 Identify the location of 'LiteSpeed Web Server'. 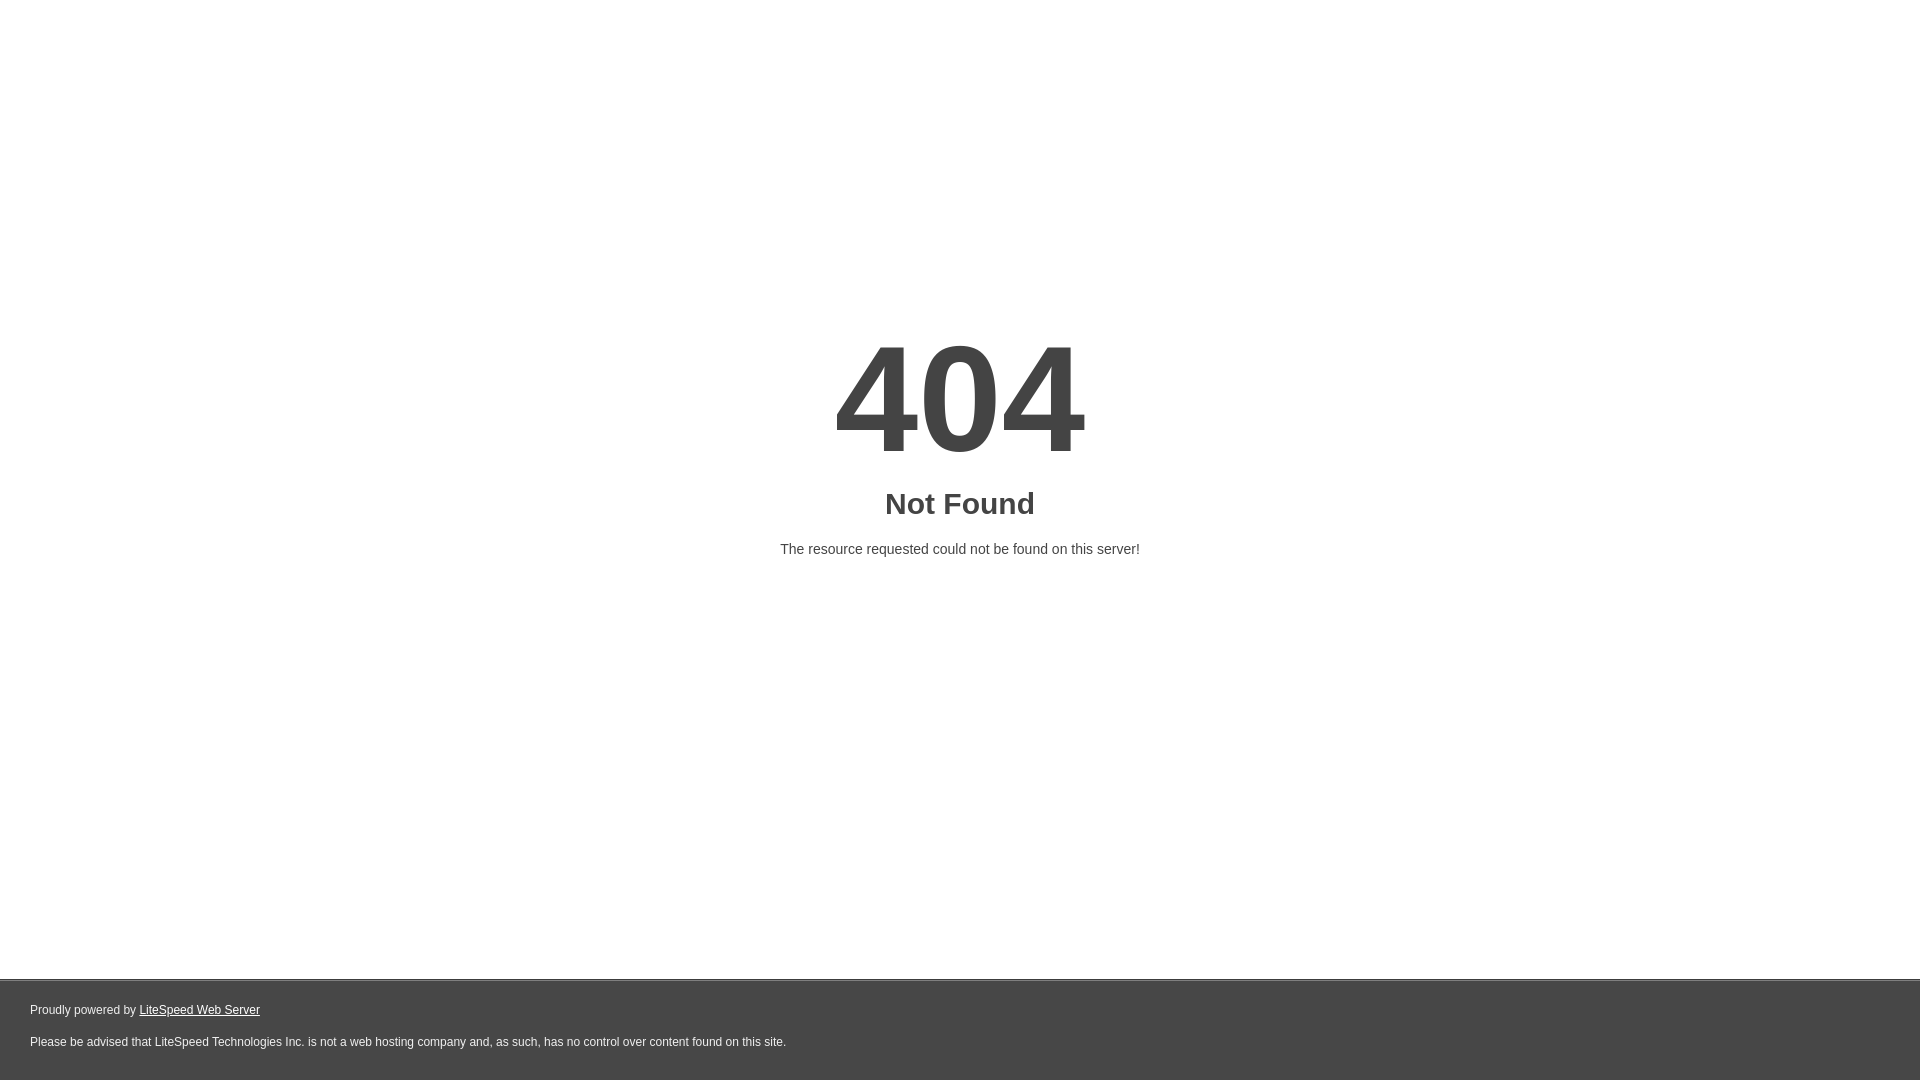
(199, 1010).